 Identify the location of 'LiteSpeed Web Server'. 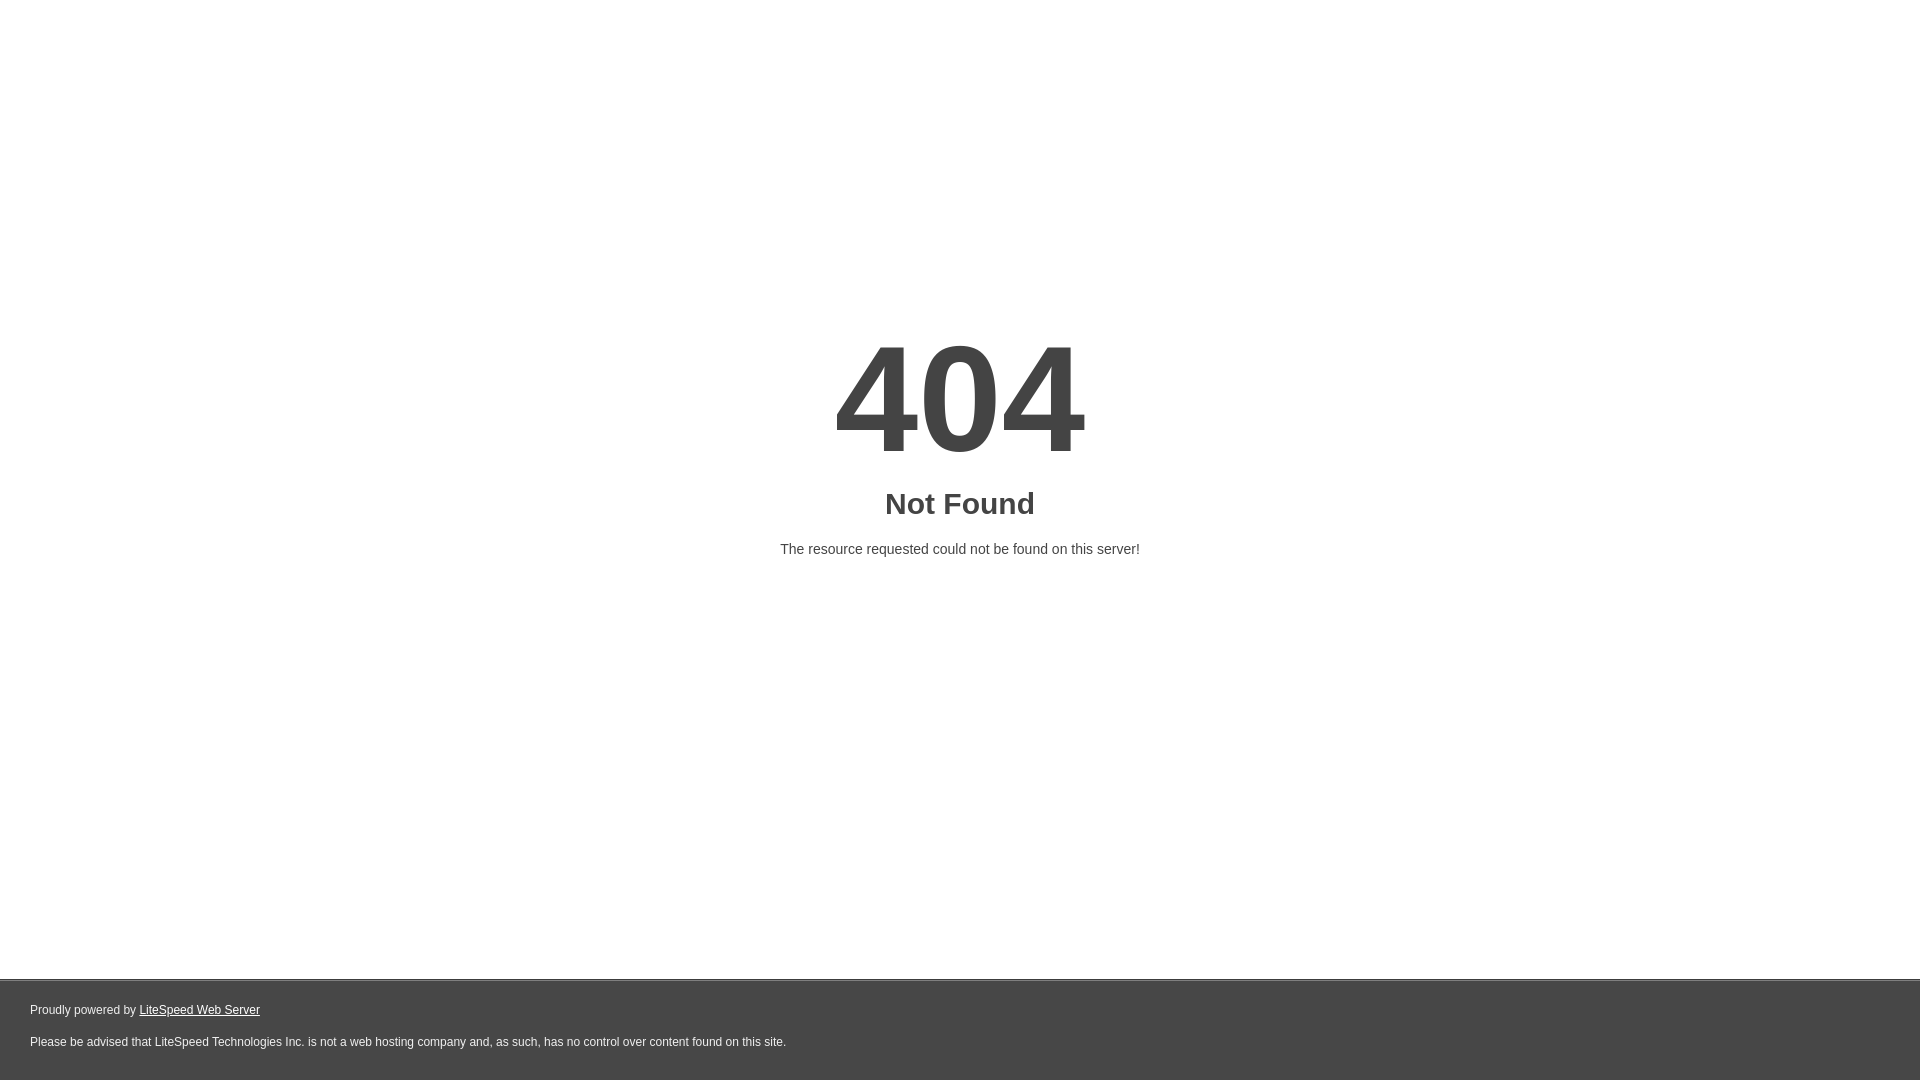
(199, 1010).